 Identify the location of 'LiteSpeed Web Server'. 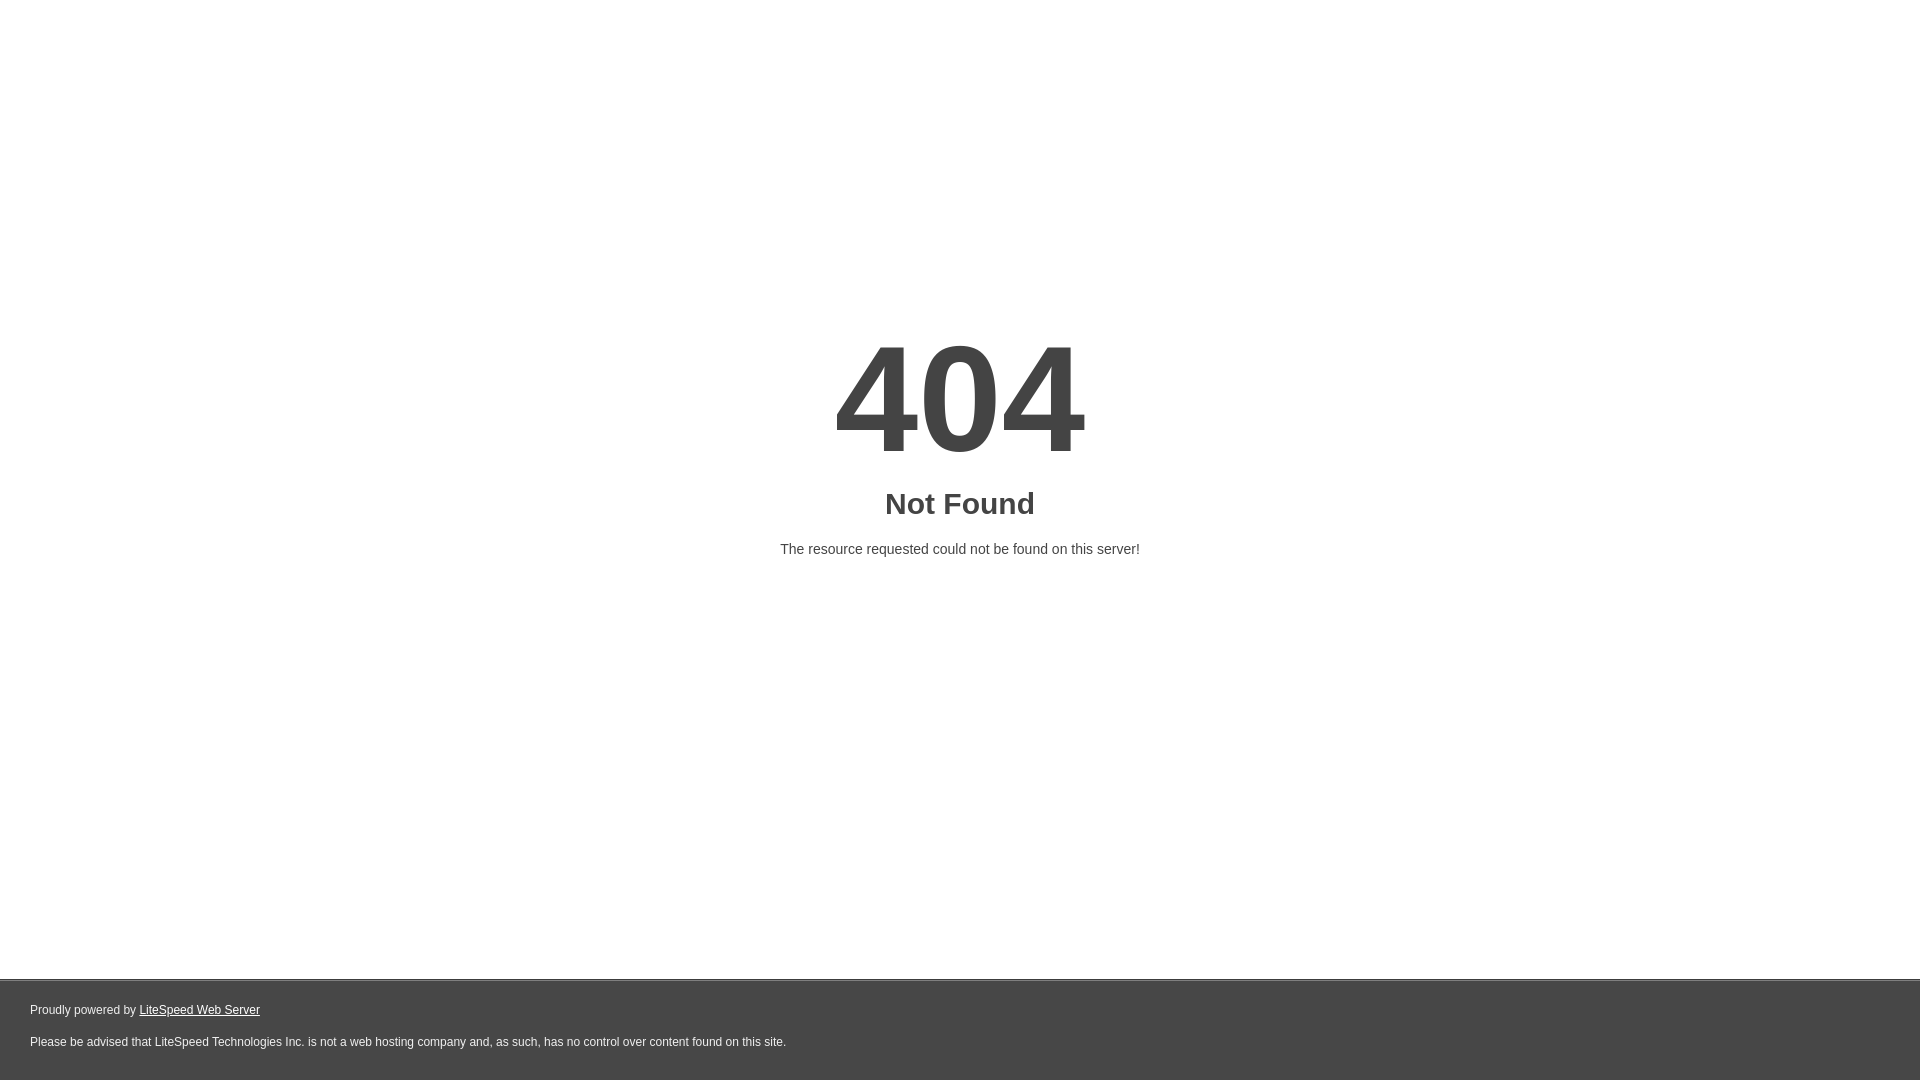
(199, 1010).